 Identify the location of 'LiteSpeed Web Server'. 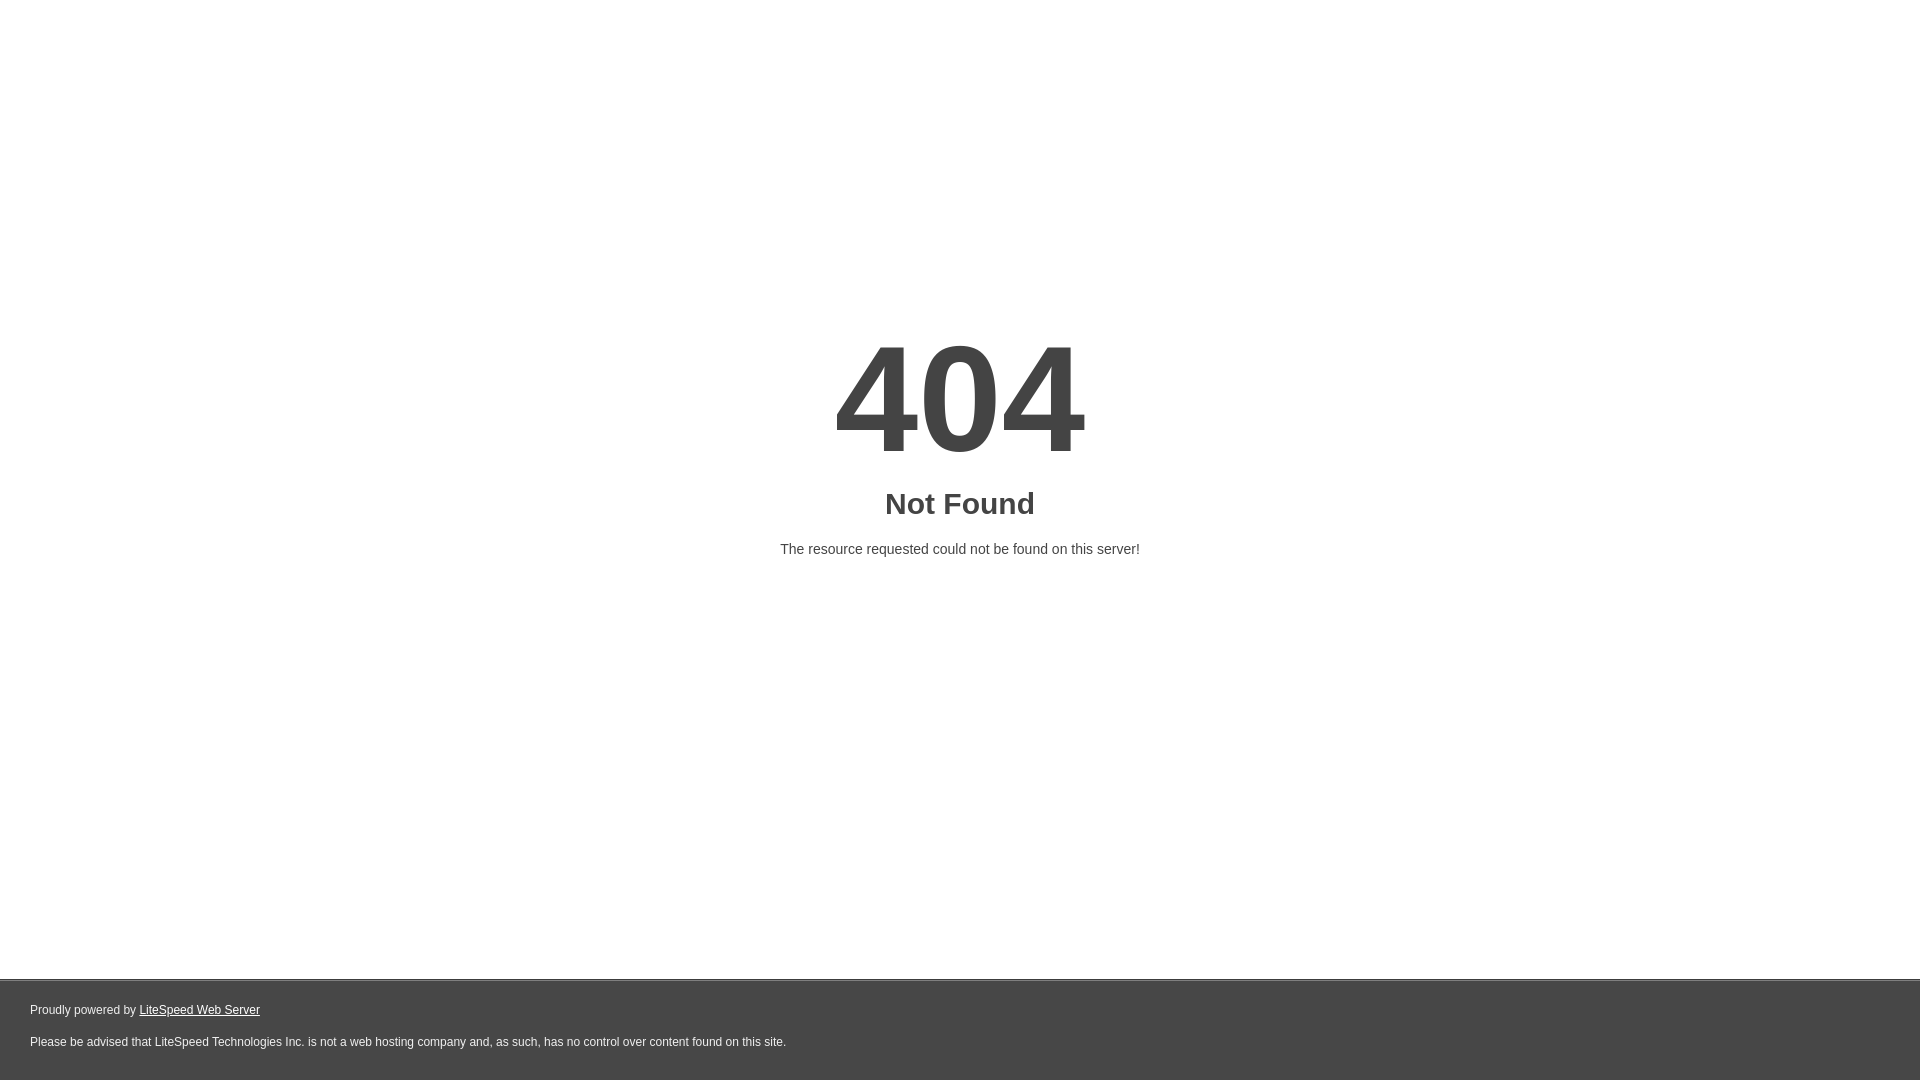
(199, 1010).